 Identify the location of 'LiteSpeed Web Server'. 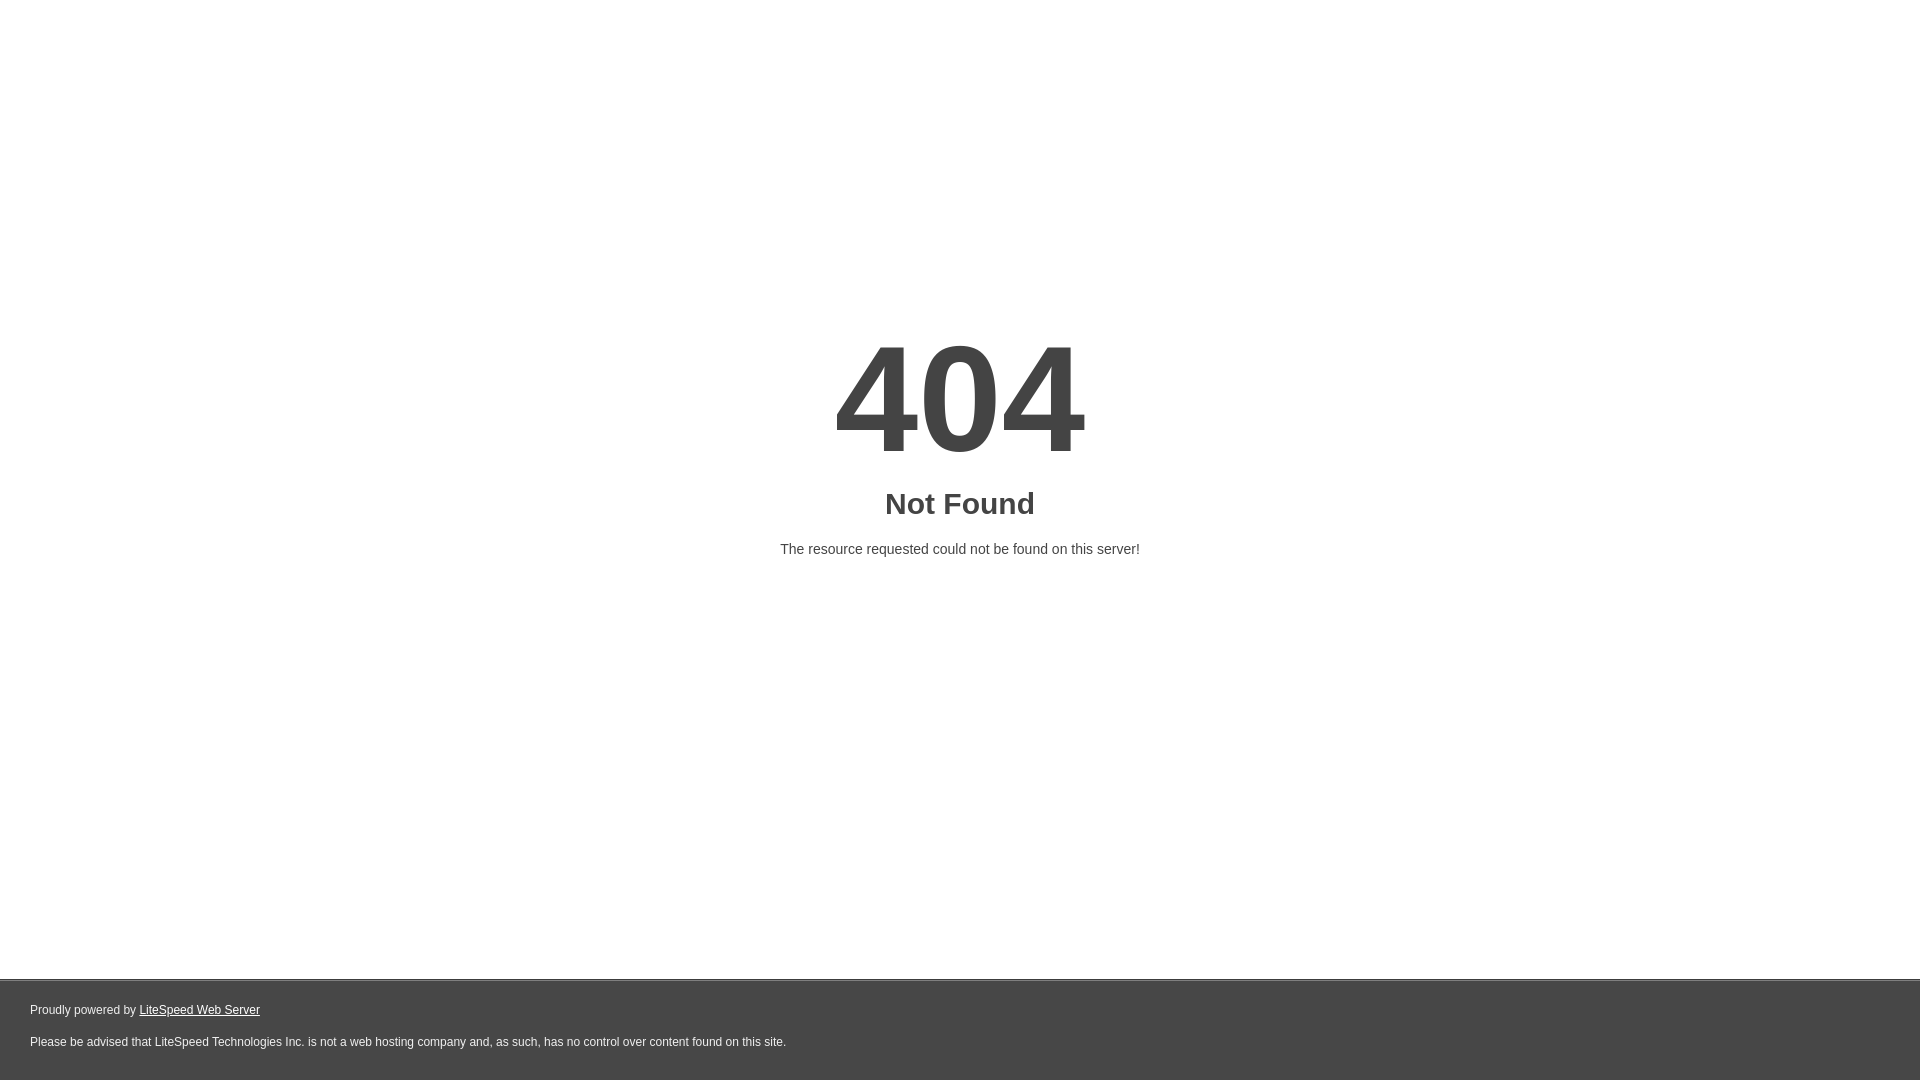
(199, 1010).